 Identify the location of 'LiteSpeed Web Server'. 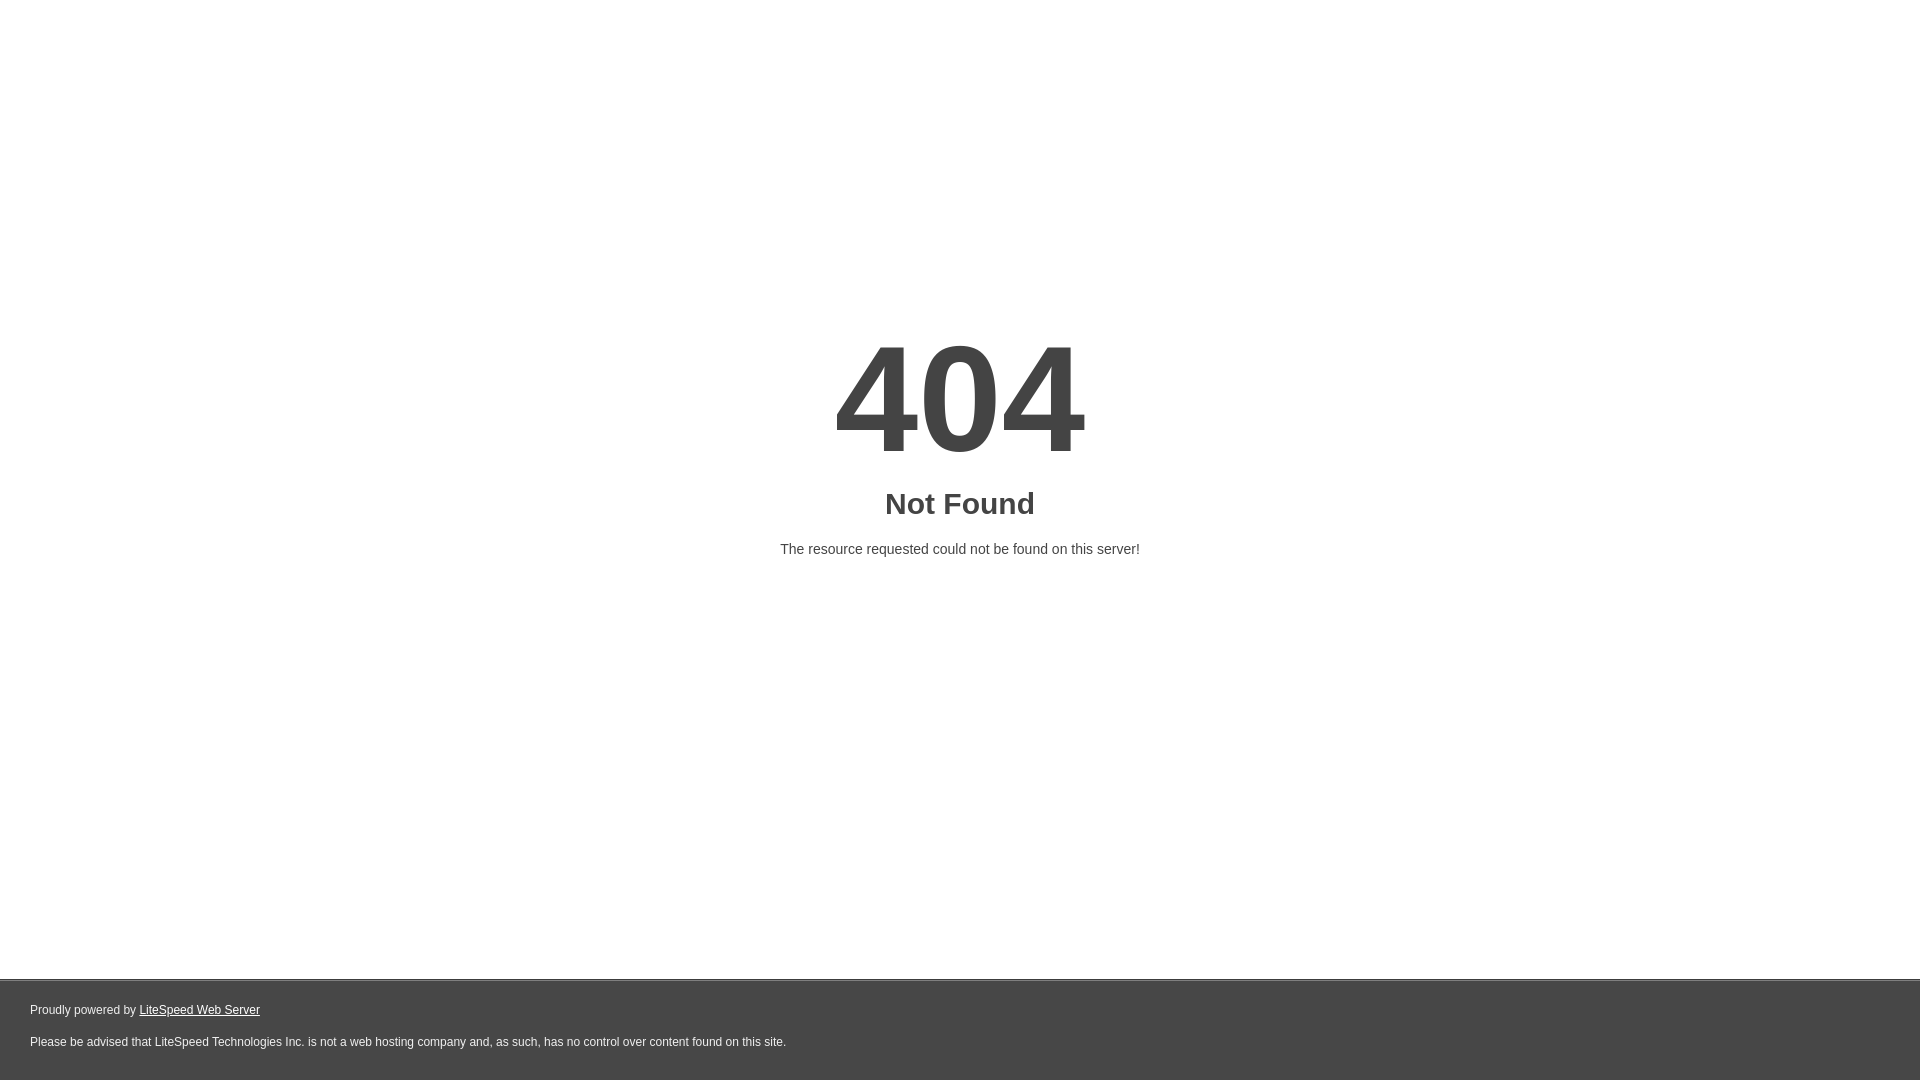
(199, 1010).